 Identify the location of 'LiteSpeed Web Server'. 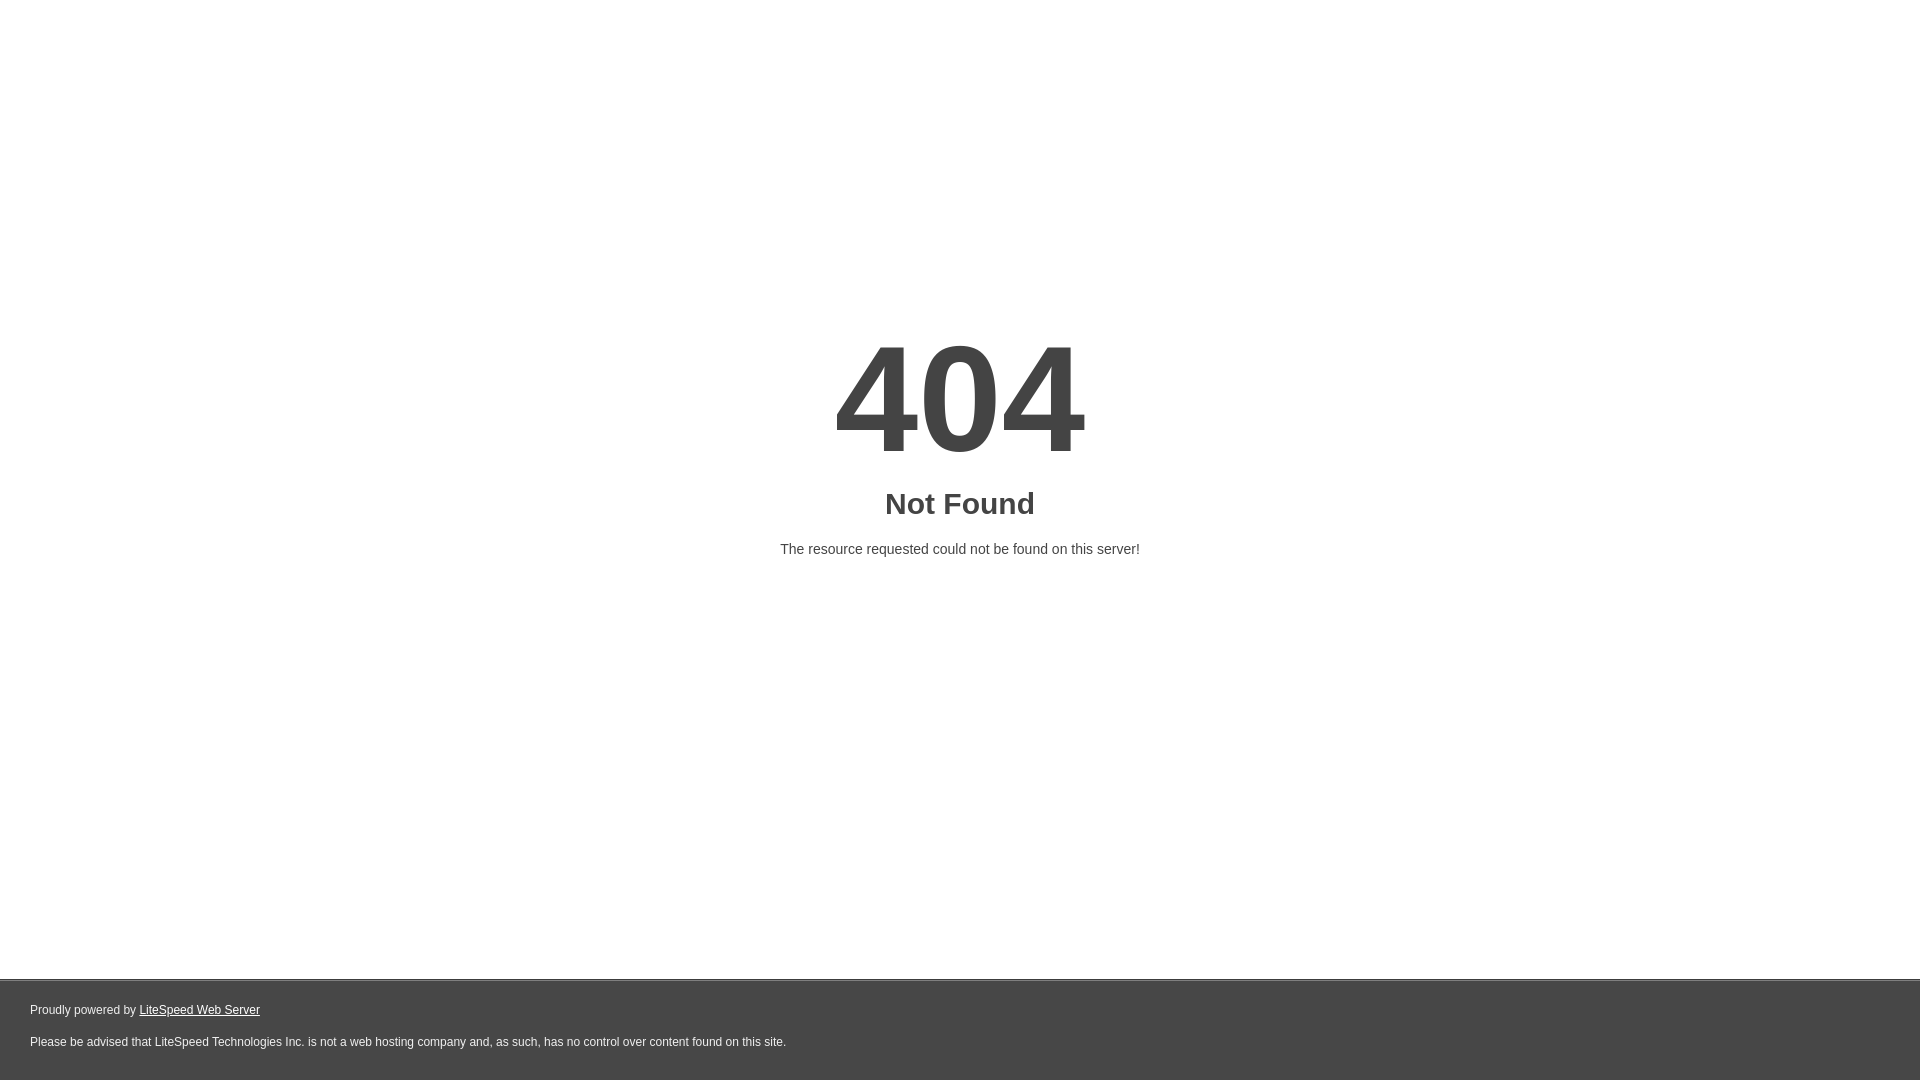
(199, 1010).